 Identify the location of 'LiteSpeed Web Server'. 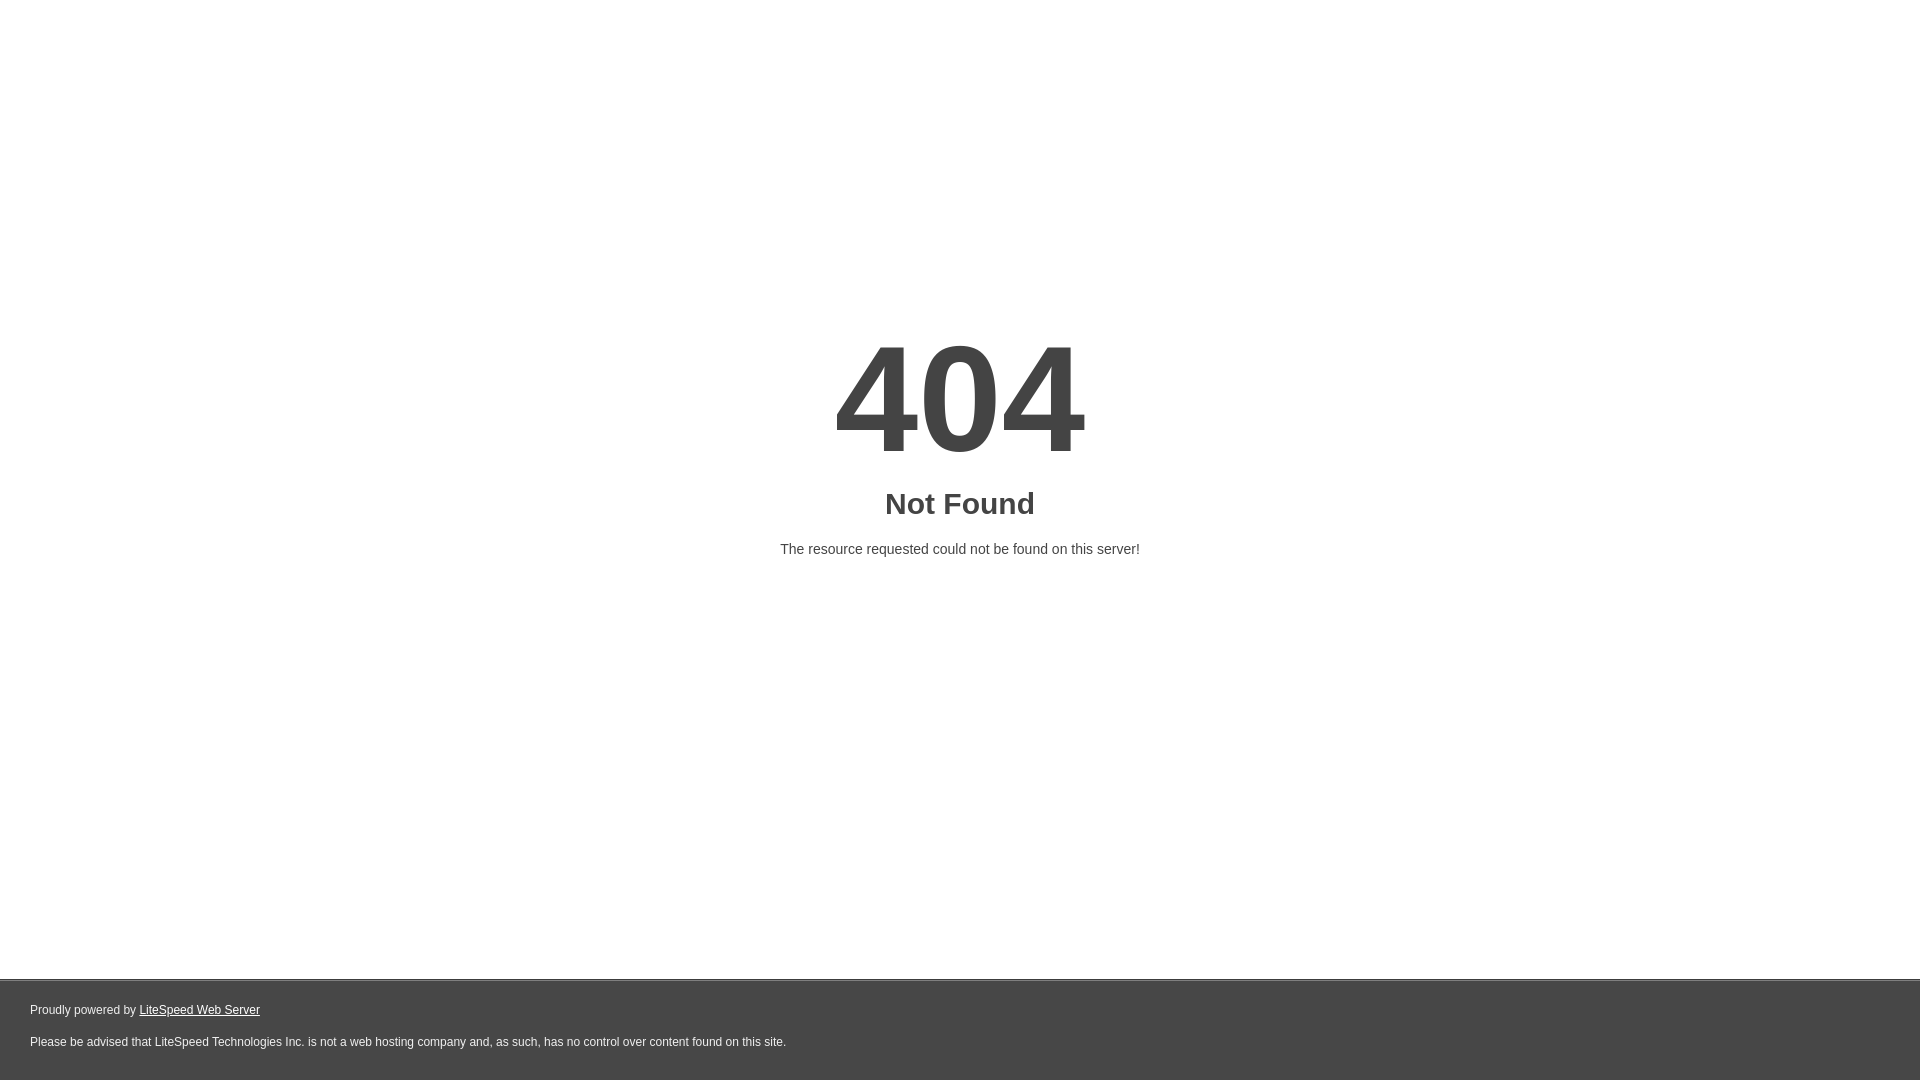
(199, 1010).